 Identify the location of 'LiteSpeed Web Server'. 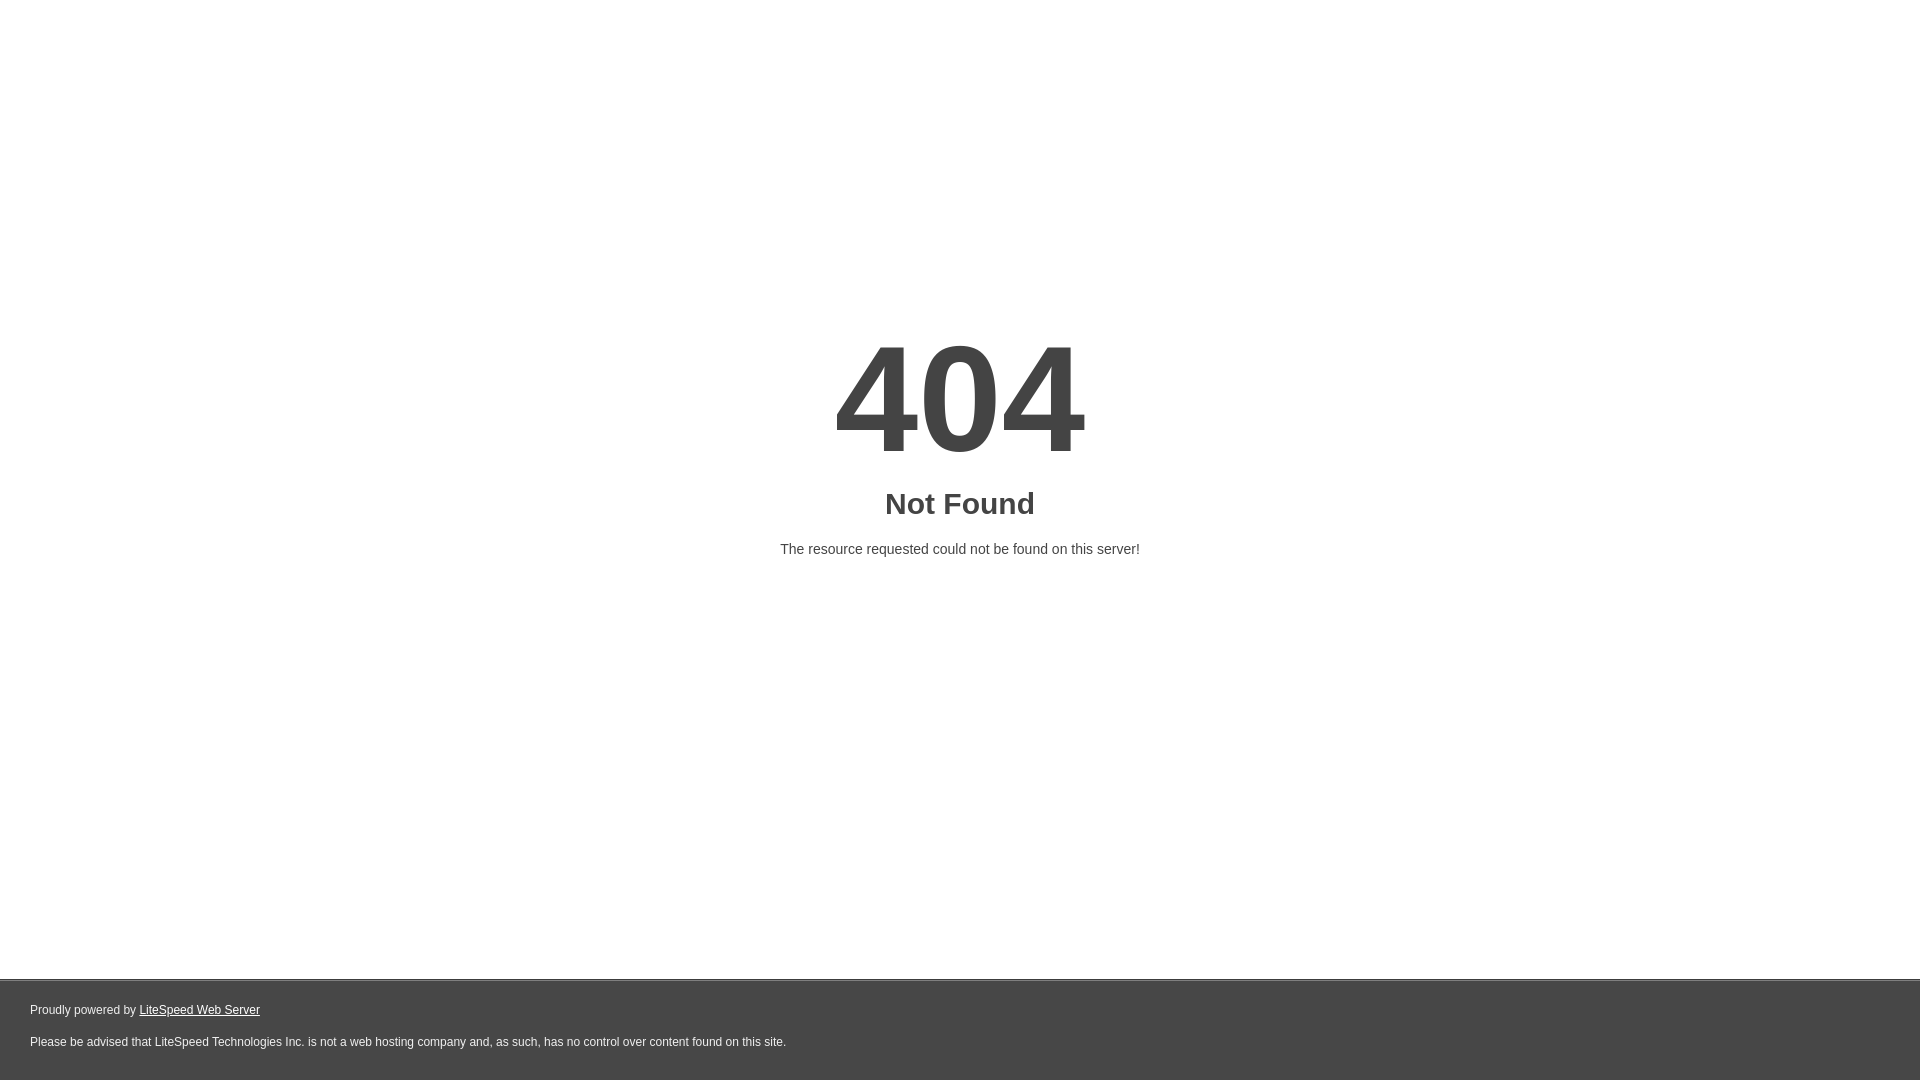
(199, 1010).